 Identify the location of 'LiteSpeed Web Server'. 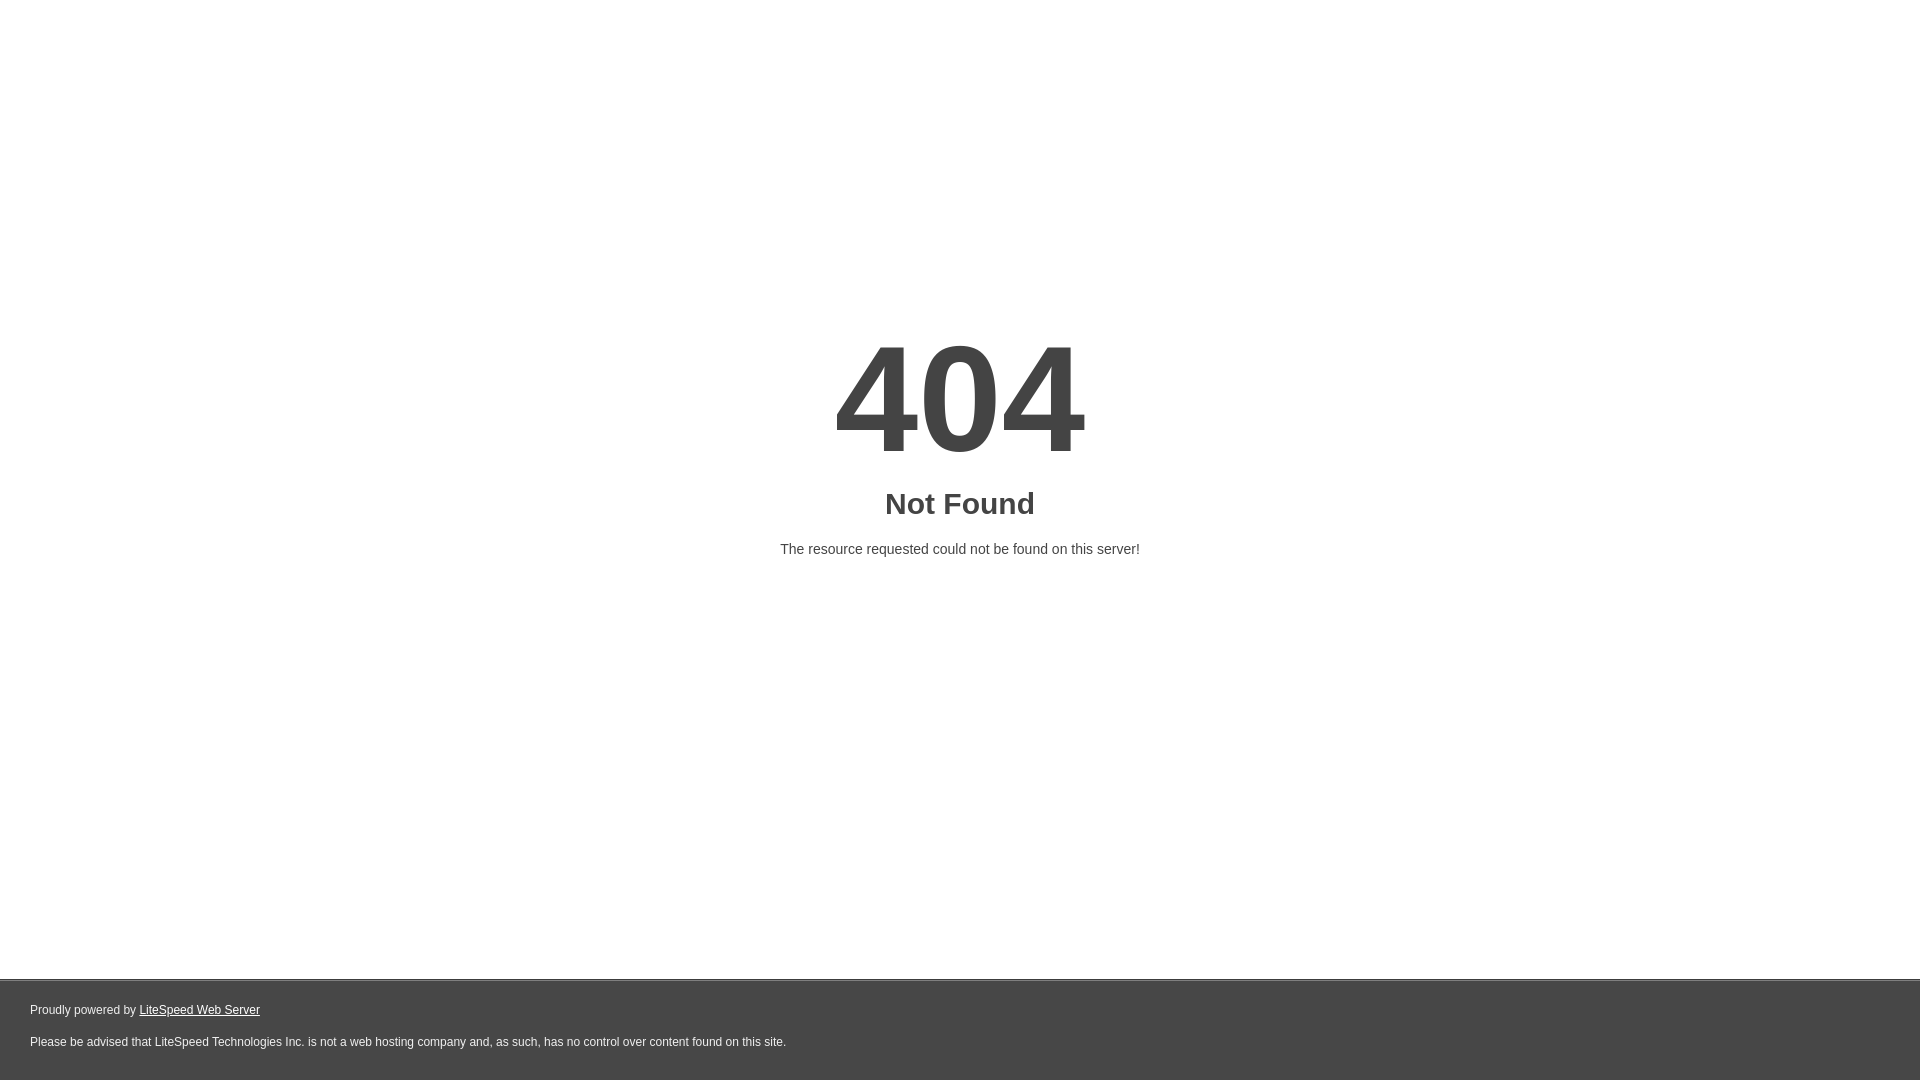
(199, 1010).